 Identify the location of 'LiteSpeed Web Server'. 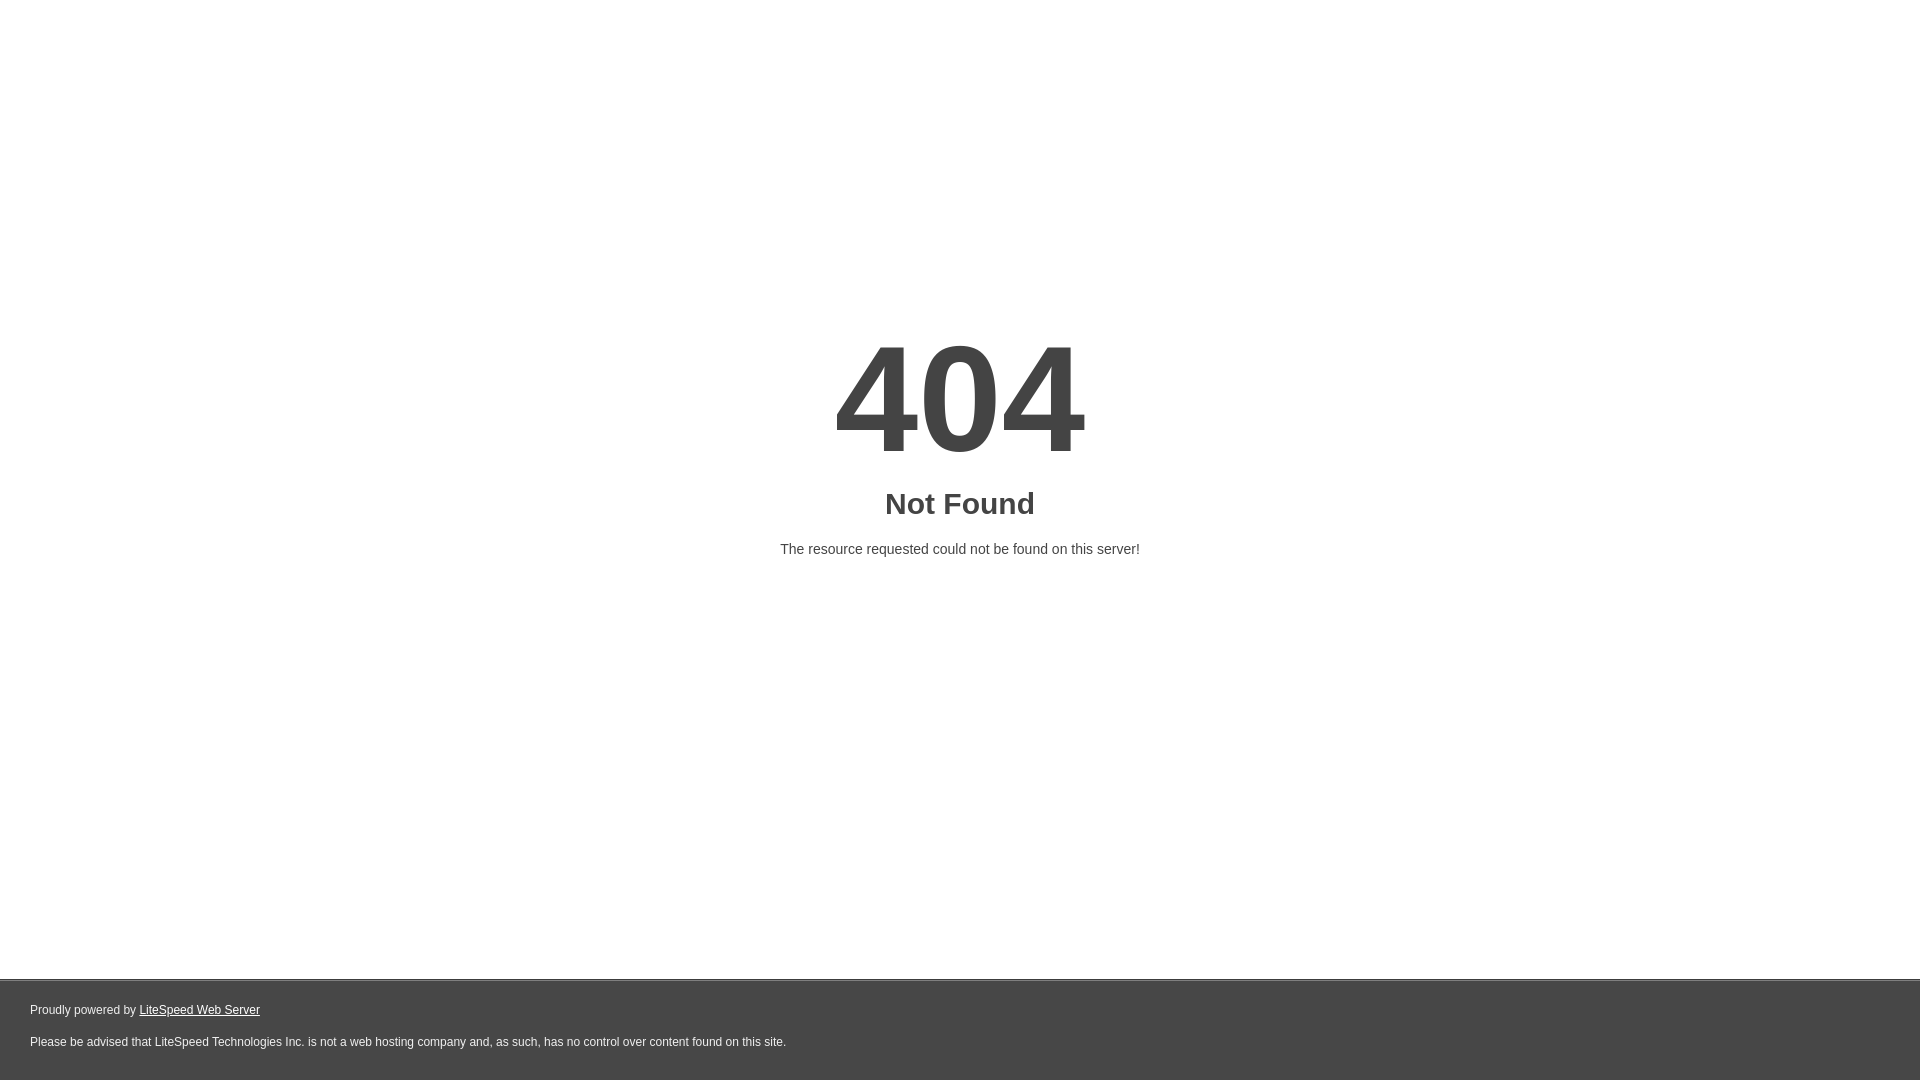
(199, 1010).